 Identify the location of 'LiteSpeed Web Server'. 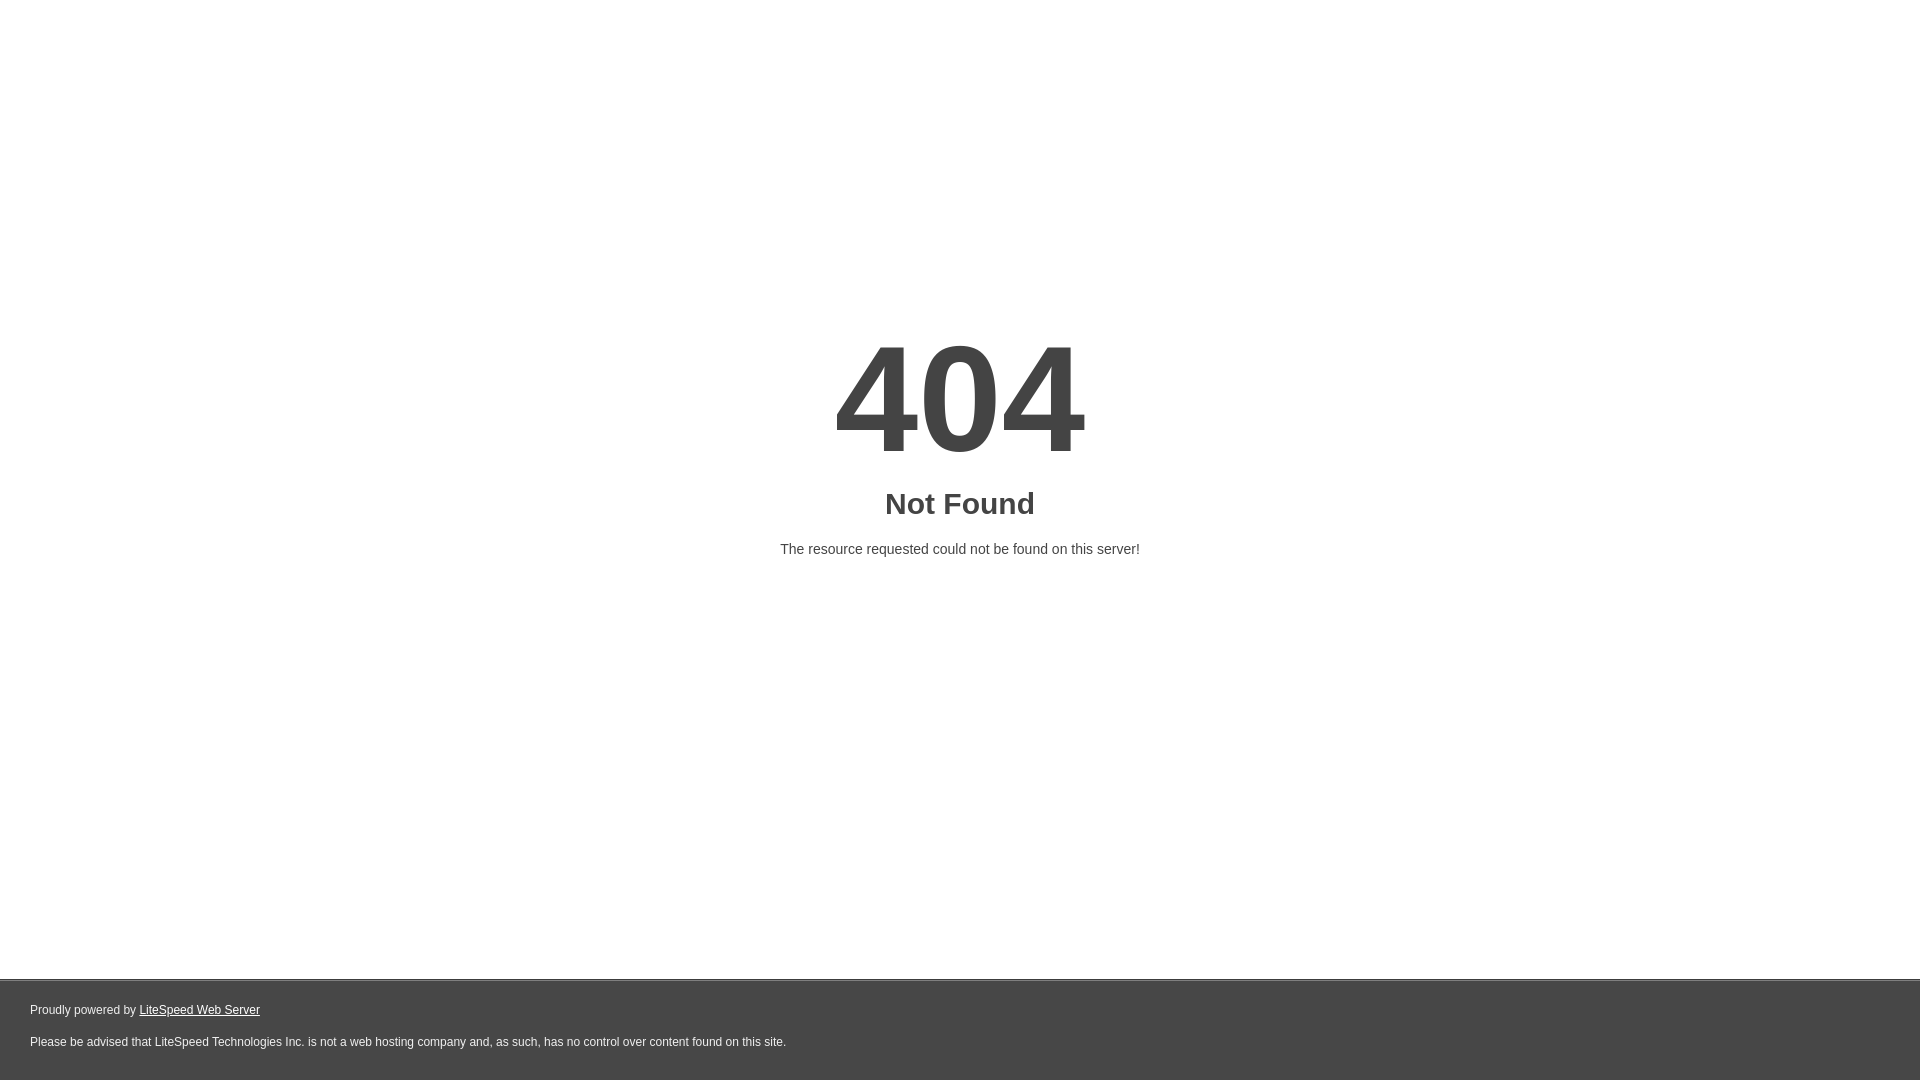
(199, 1010).